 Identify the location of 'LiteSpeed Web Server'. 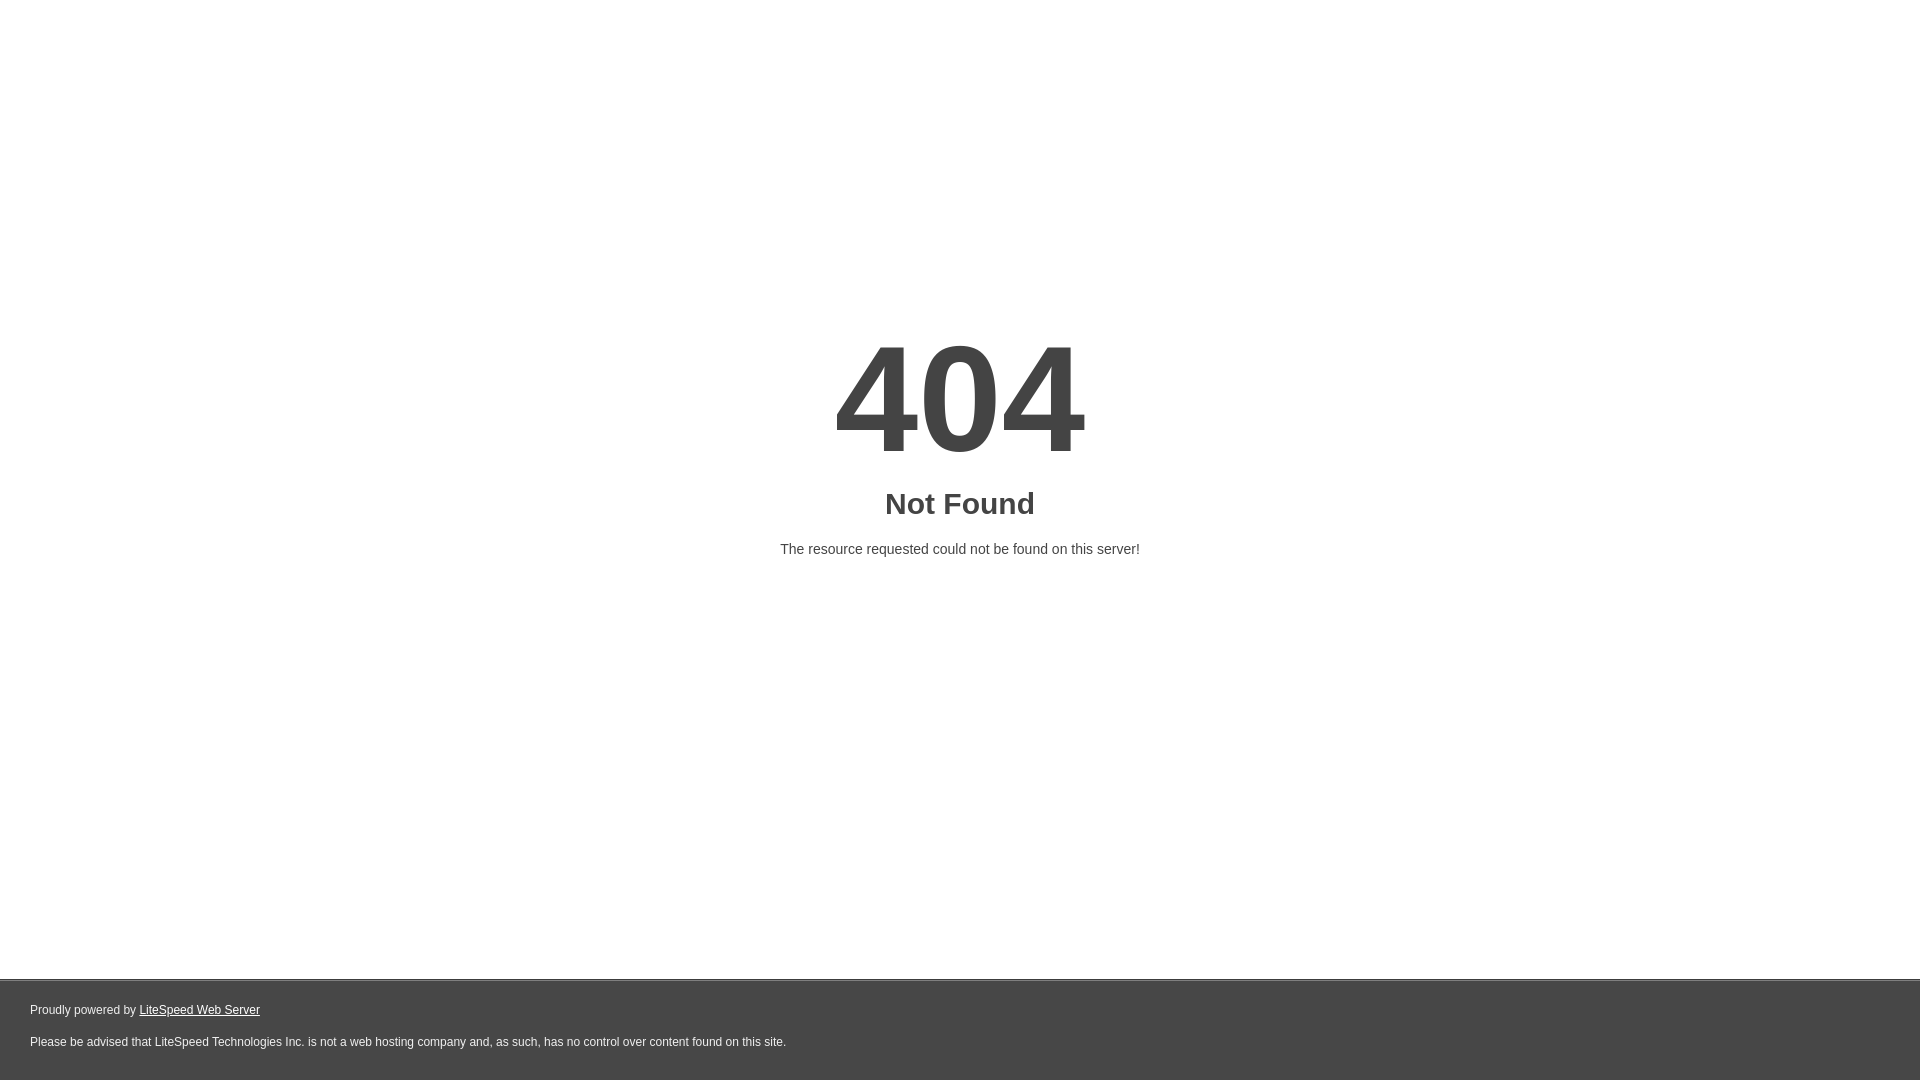
(199, 1010).